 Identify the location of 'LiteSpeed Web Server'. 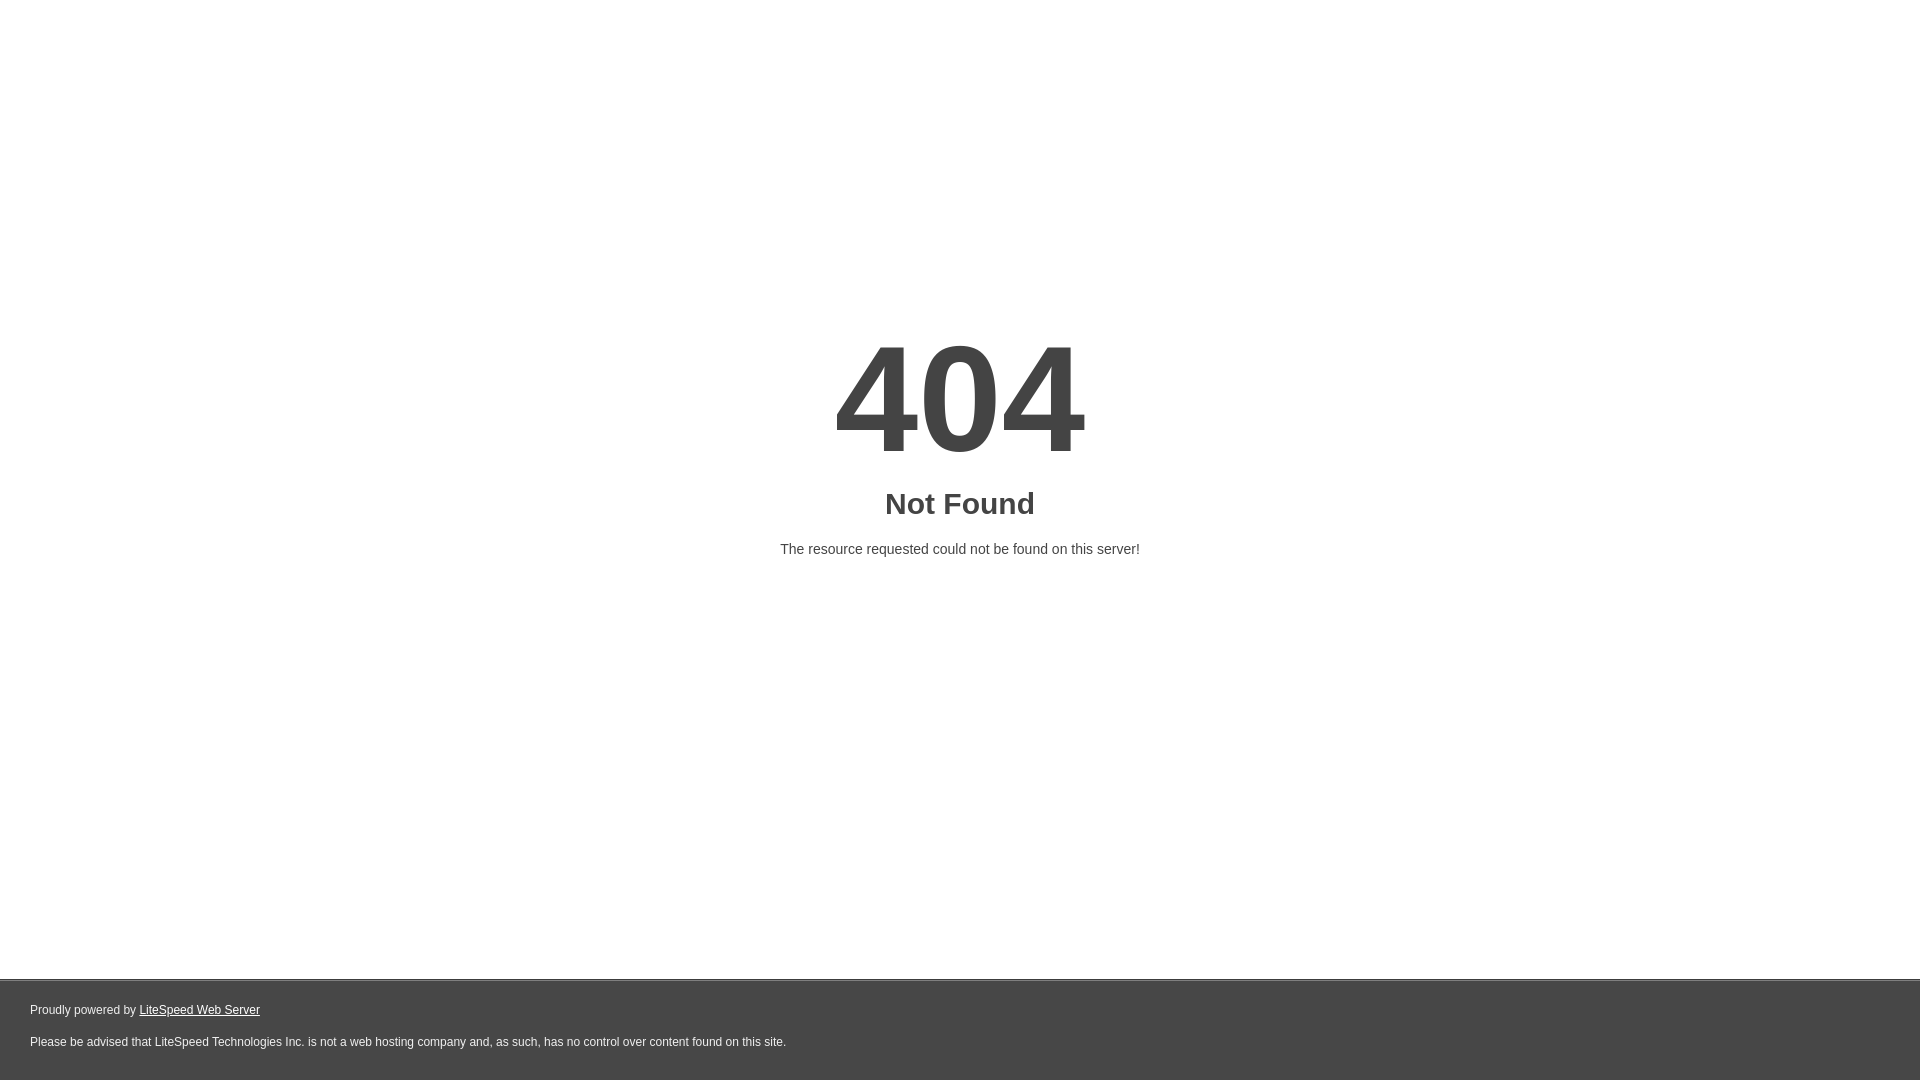
(199, 1010).